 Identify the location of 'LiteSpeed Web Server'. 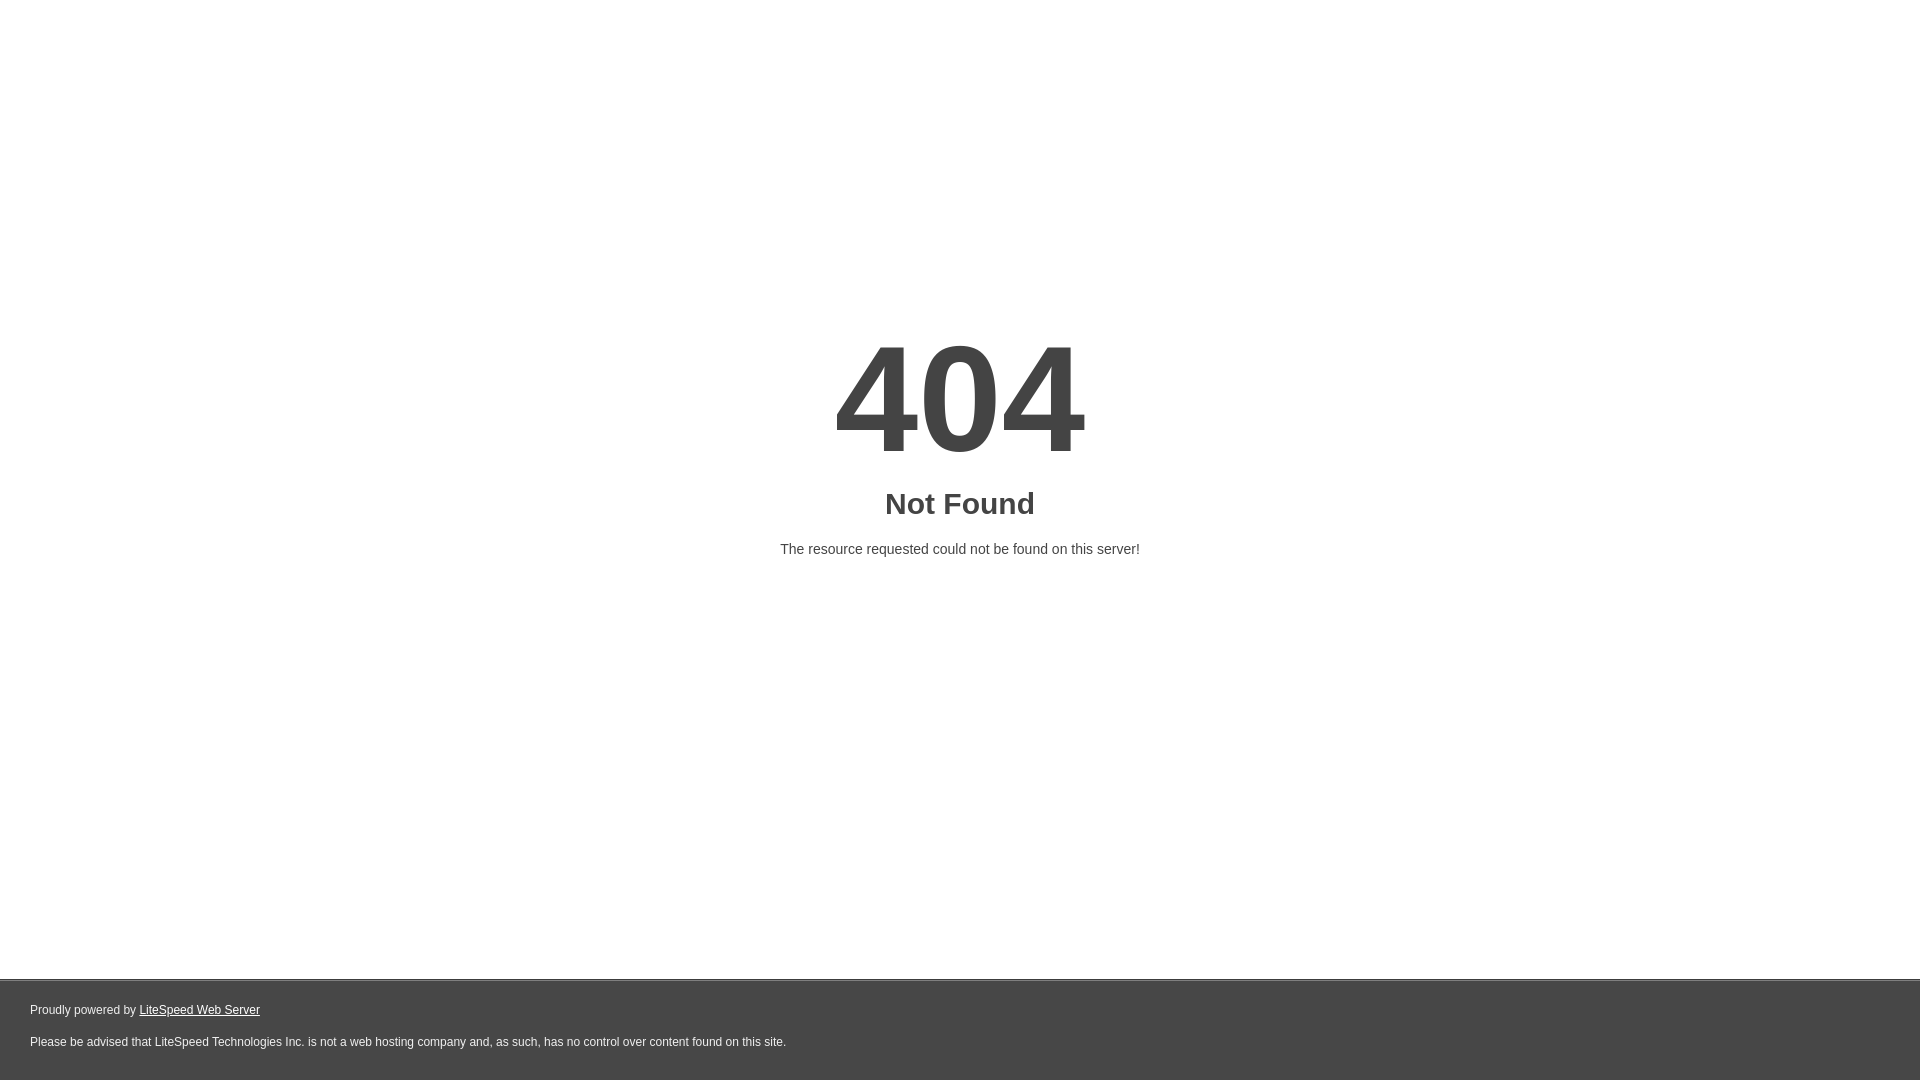
(199, 1010).